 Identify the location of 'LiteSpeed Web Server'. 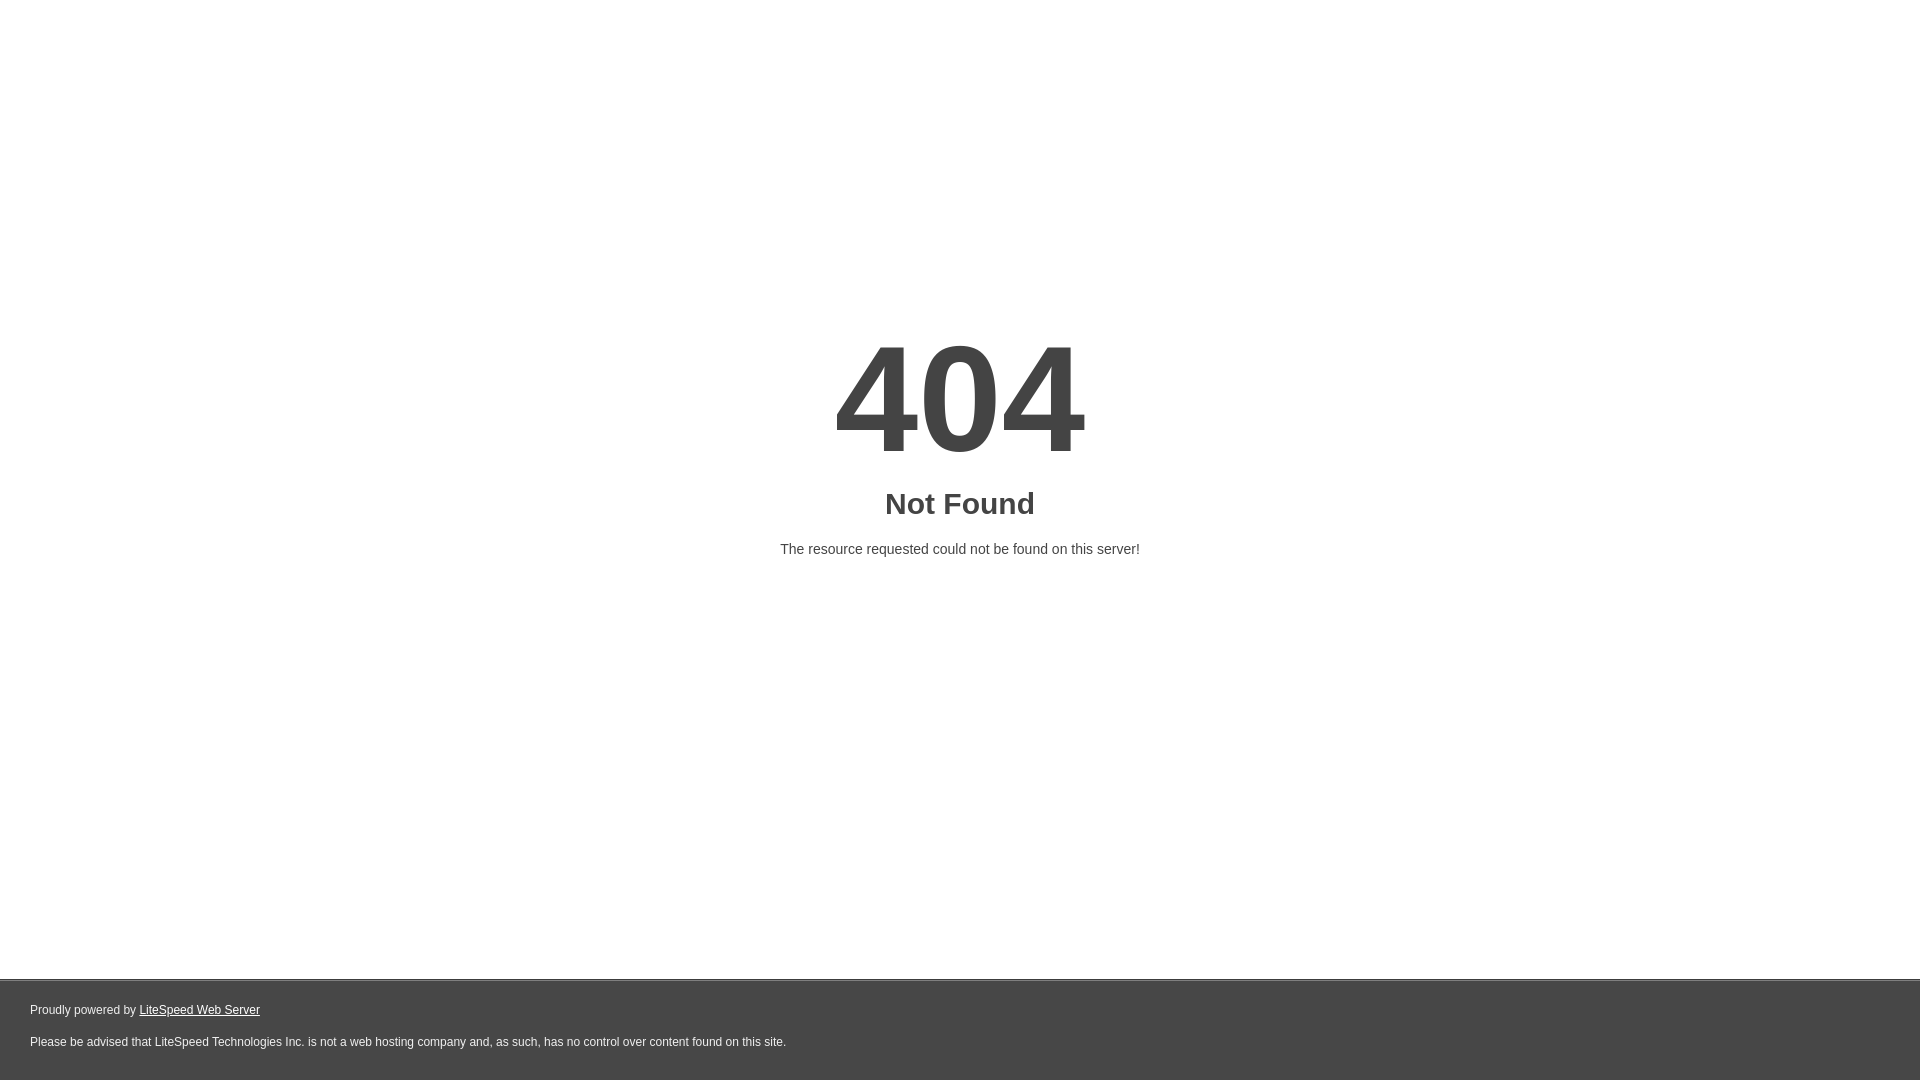
(199, 1010).